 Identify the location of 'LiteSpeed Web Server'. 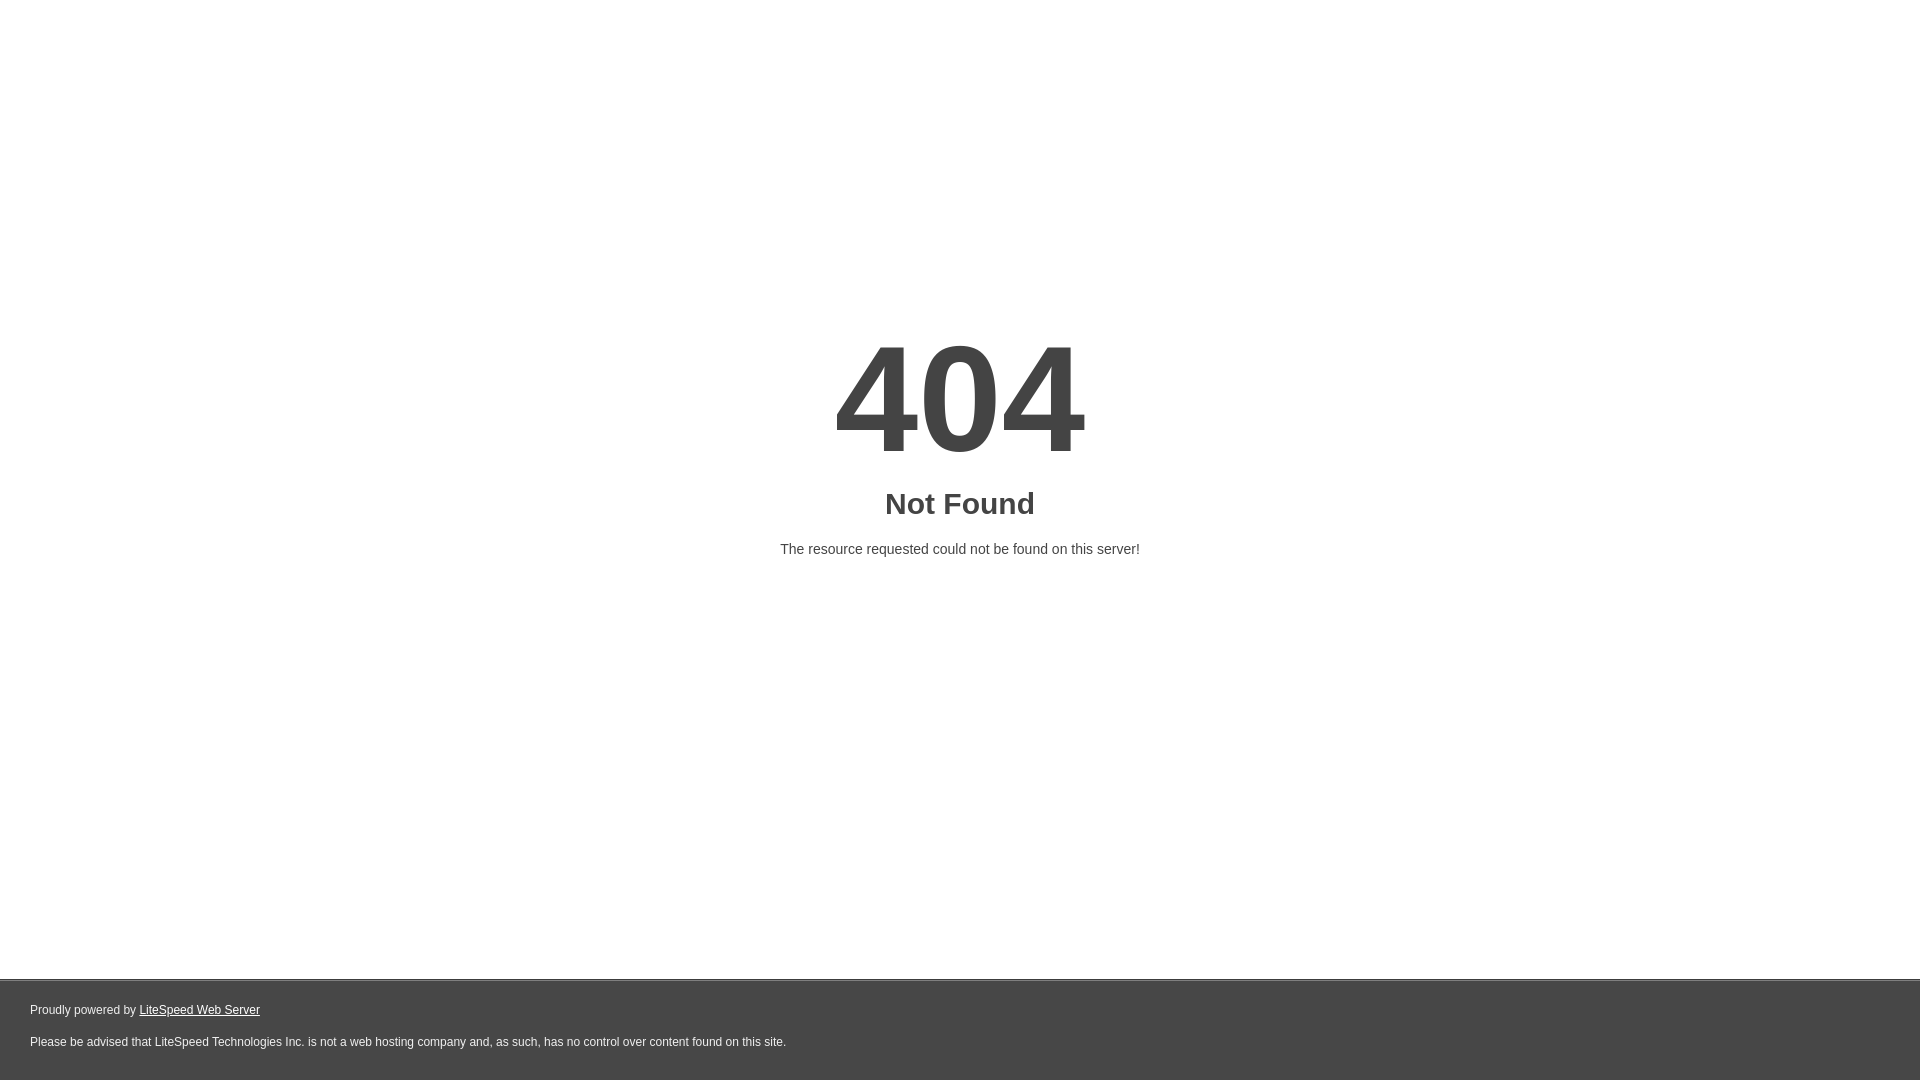
(199, 1010).